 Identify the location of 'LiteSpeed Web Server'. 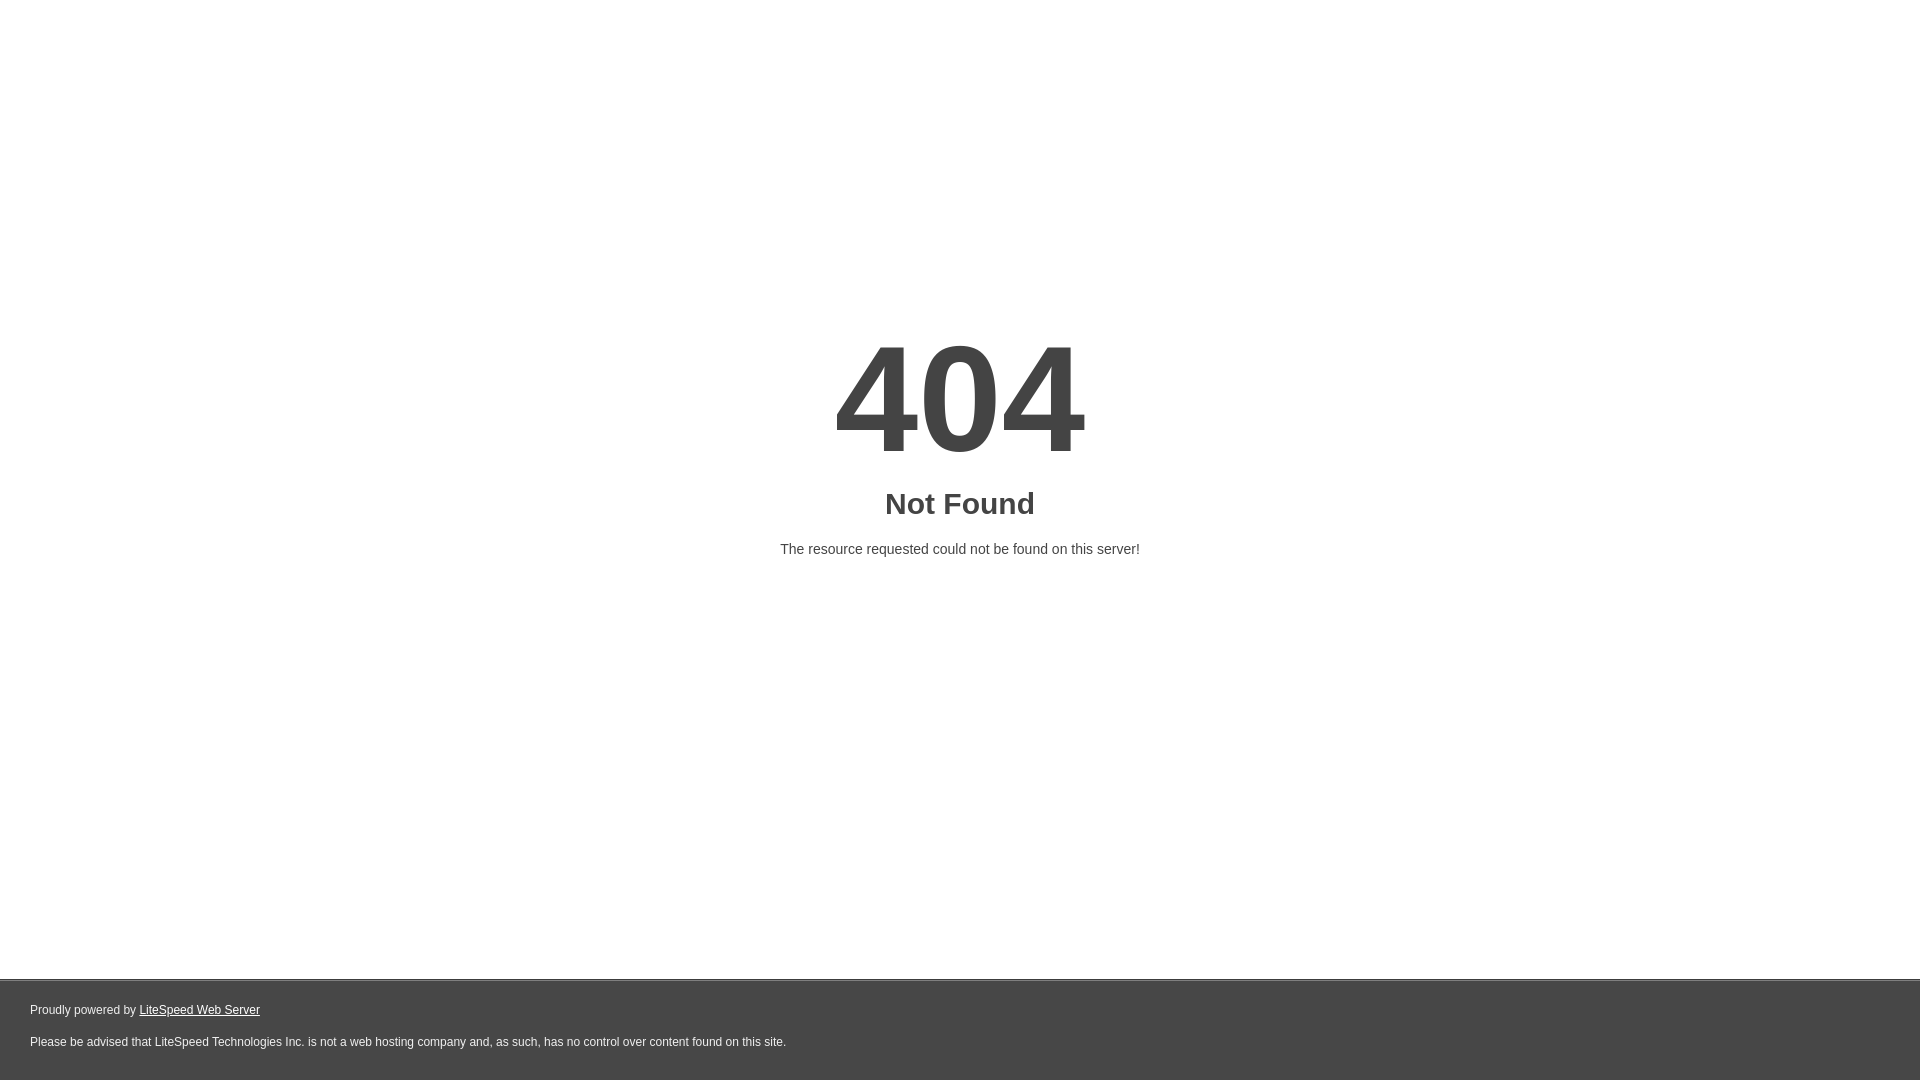
(199, 1010).